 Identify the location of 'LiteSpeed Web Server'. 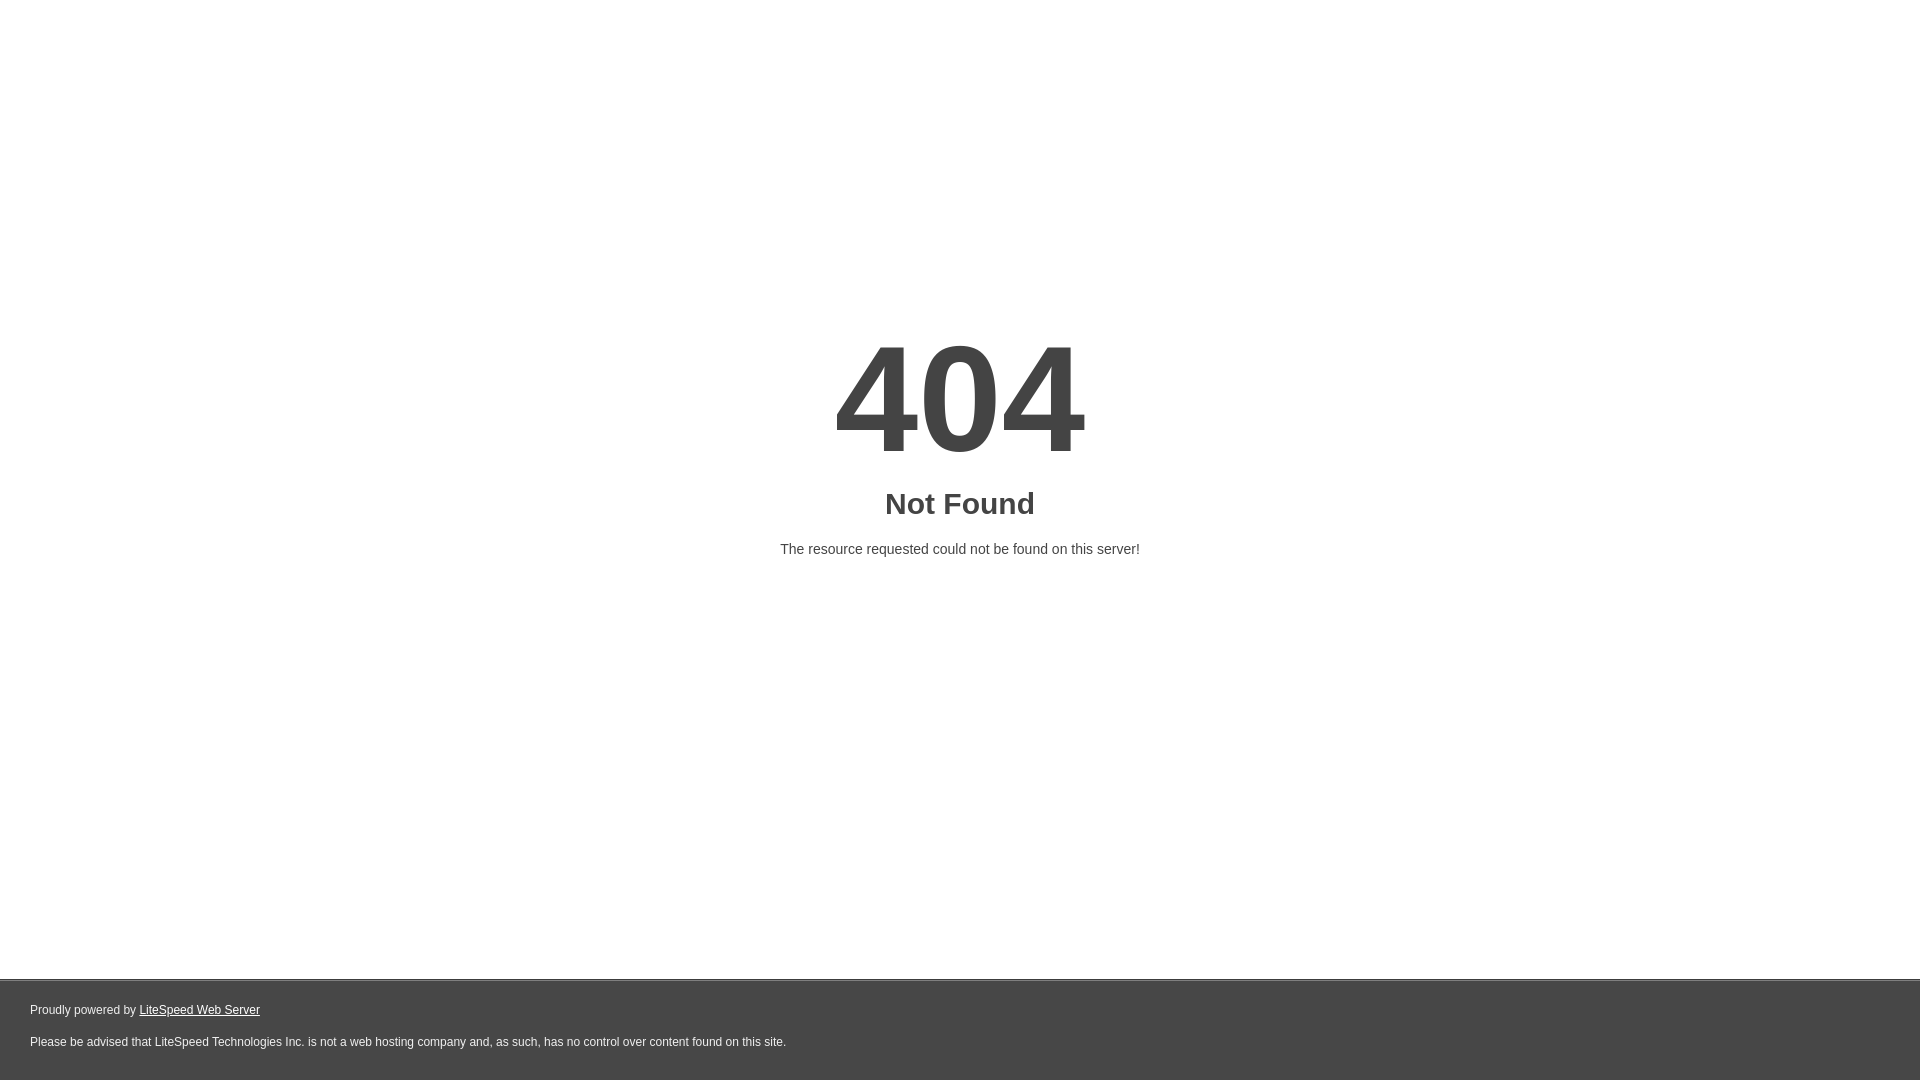
(199, 1010).